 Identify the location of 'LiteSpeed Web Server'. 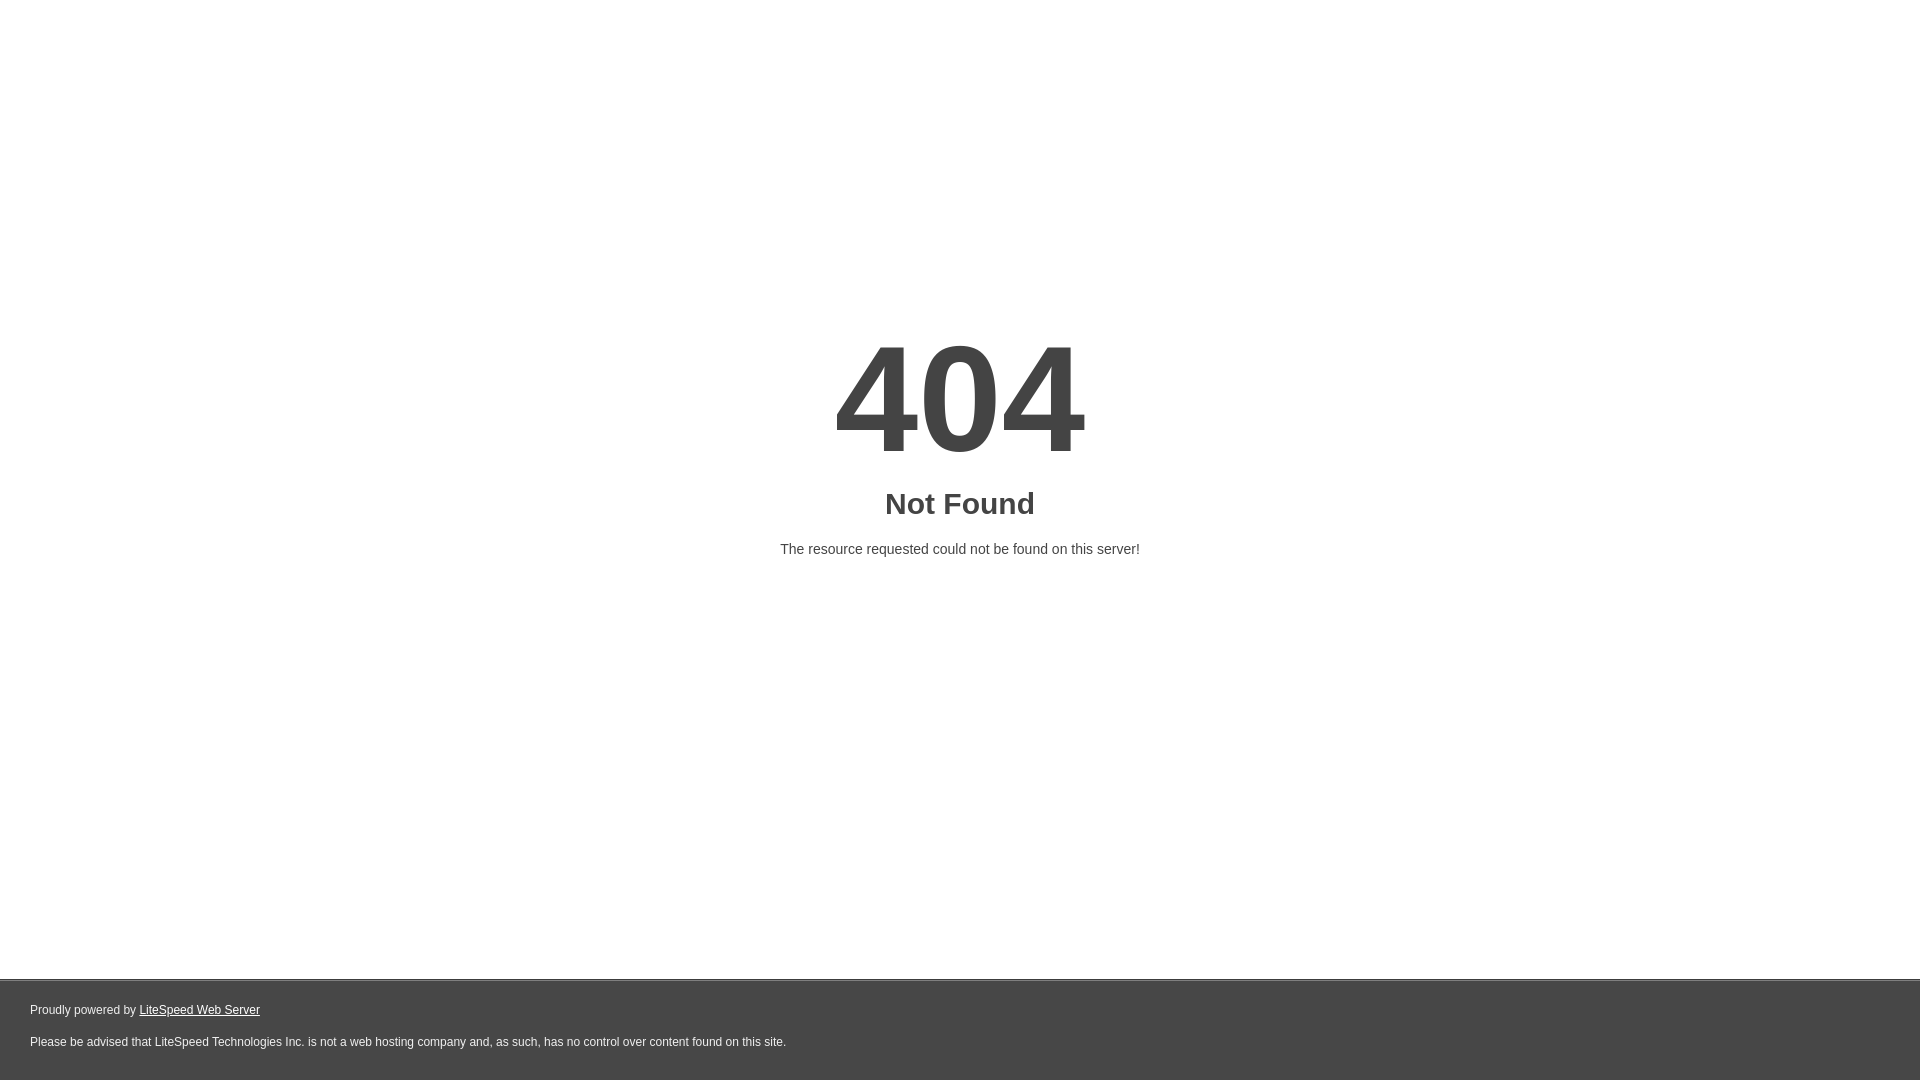
(199, 1010).